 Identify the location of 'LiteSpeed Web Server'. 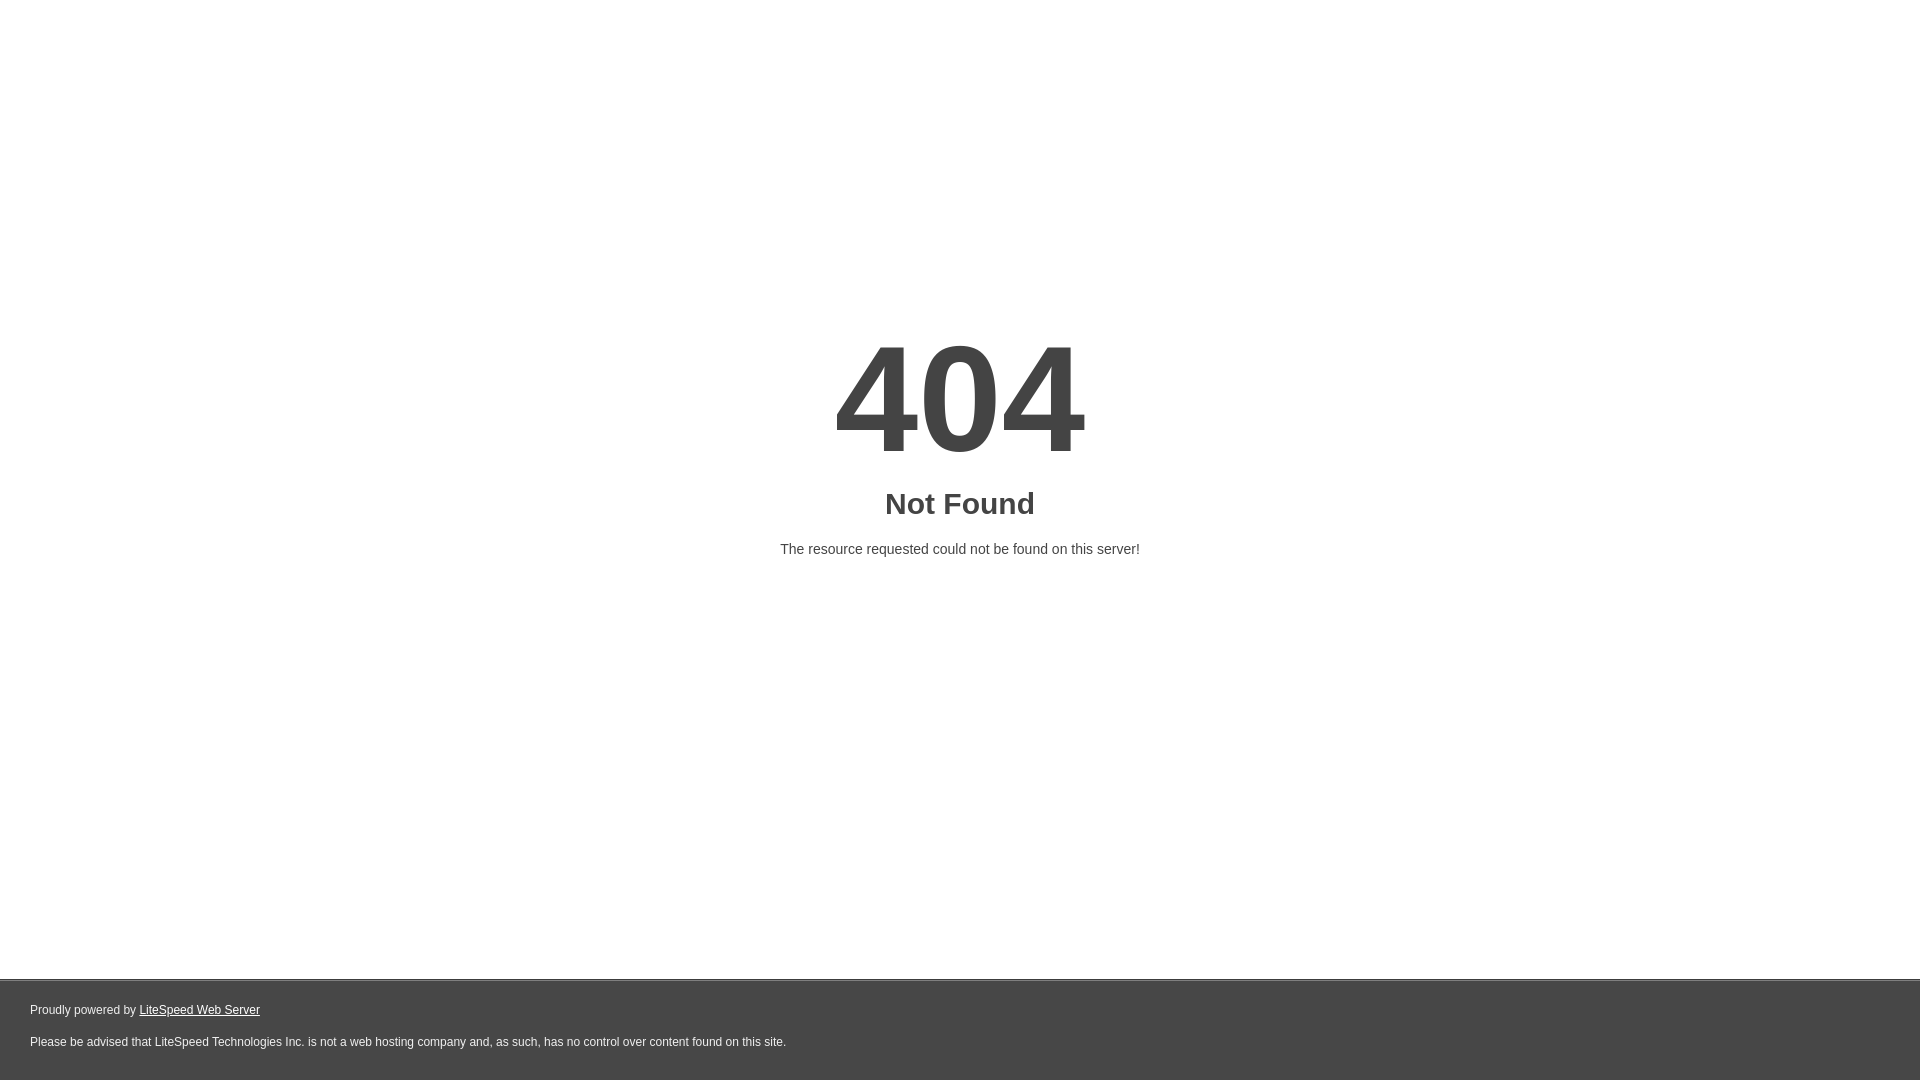
(199, 1010).